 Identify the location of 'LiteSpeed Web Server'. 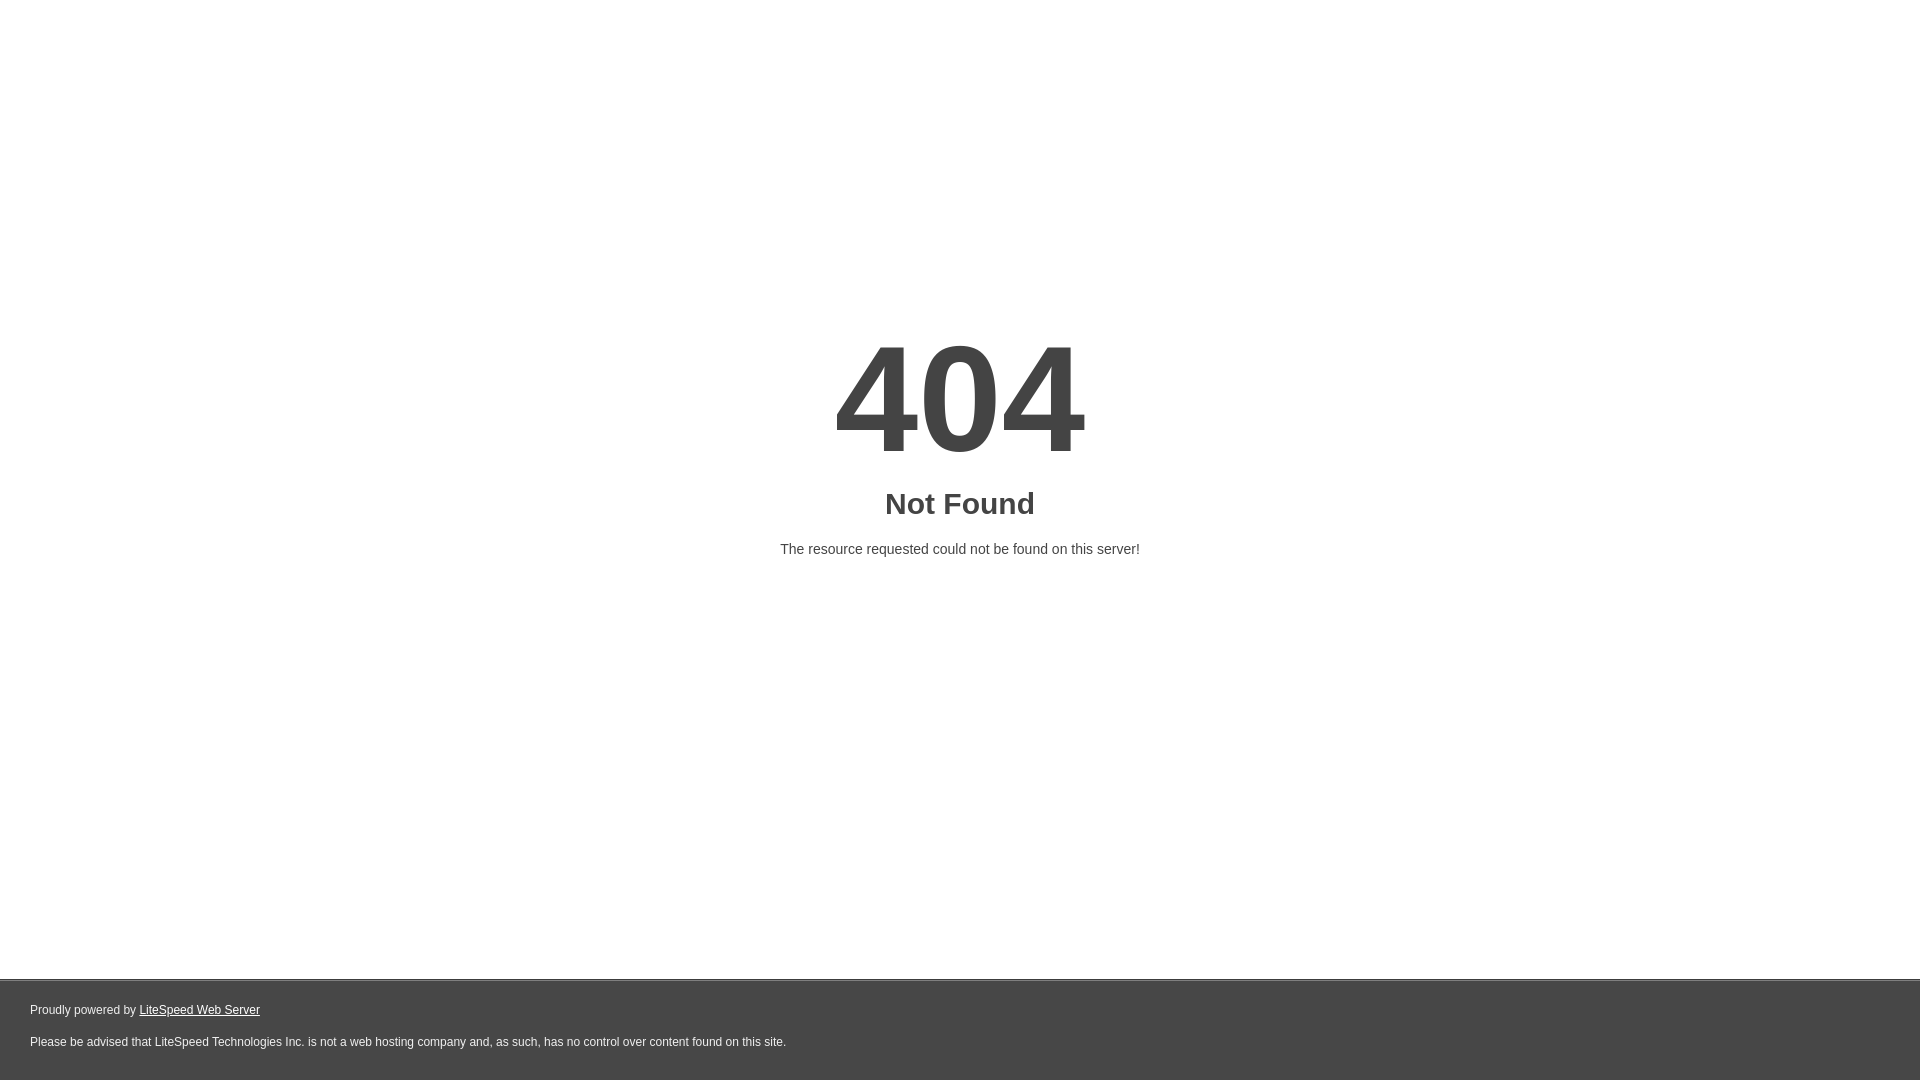
(199, 1010).